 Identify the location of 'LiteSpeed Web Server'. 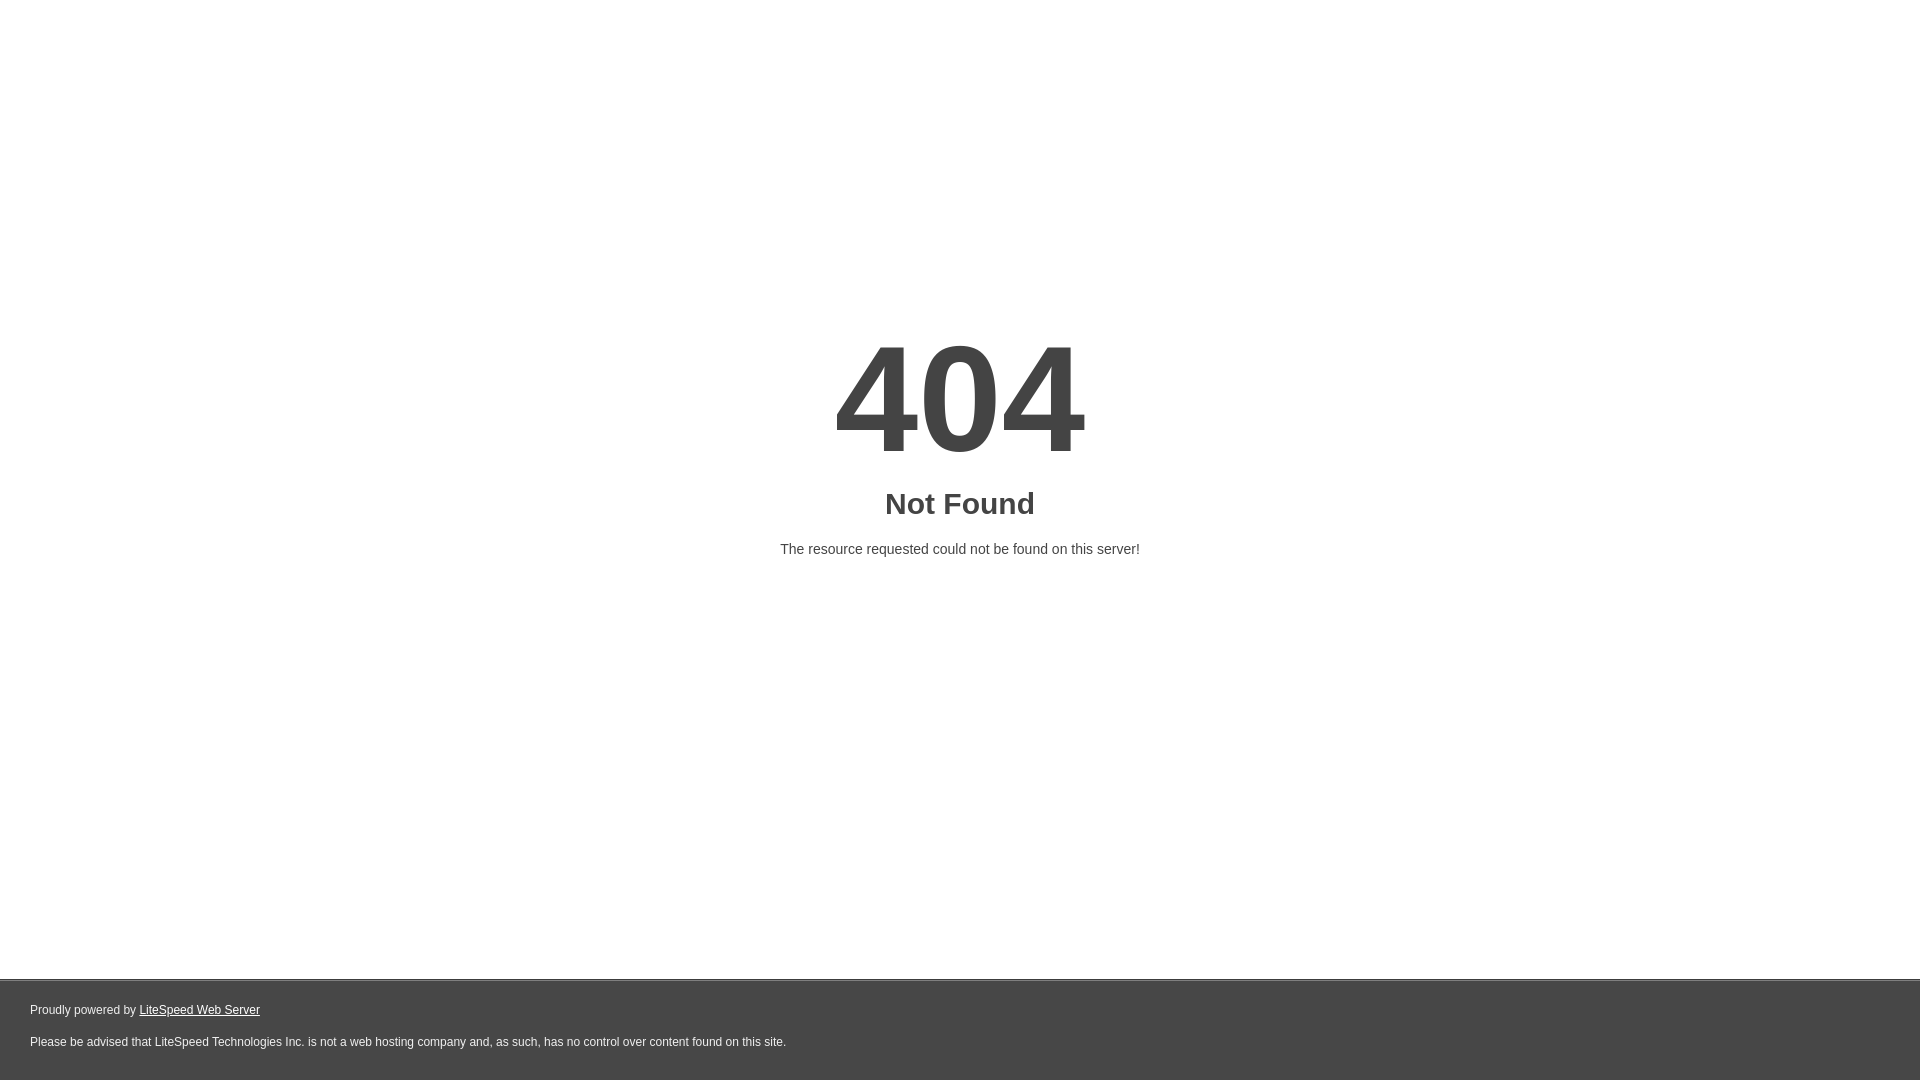
(199, 1010).